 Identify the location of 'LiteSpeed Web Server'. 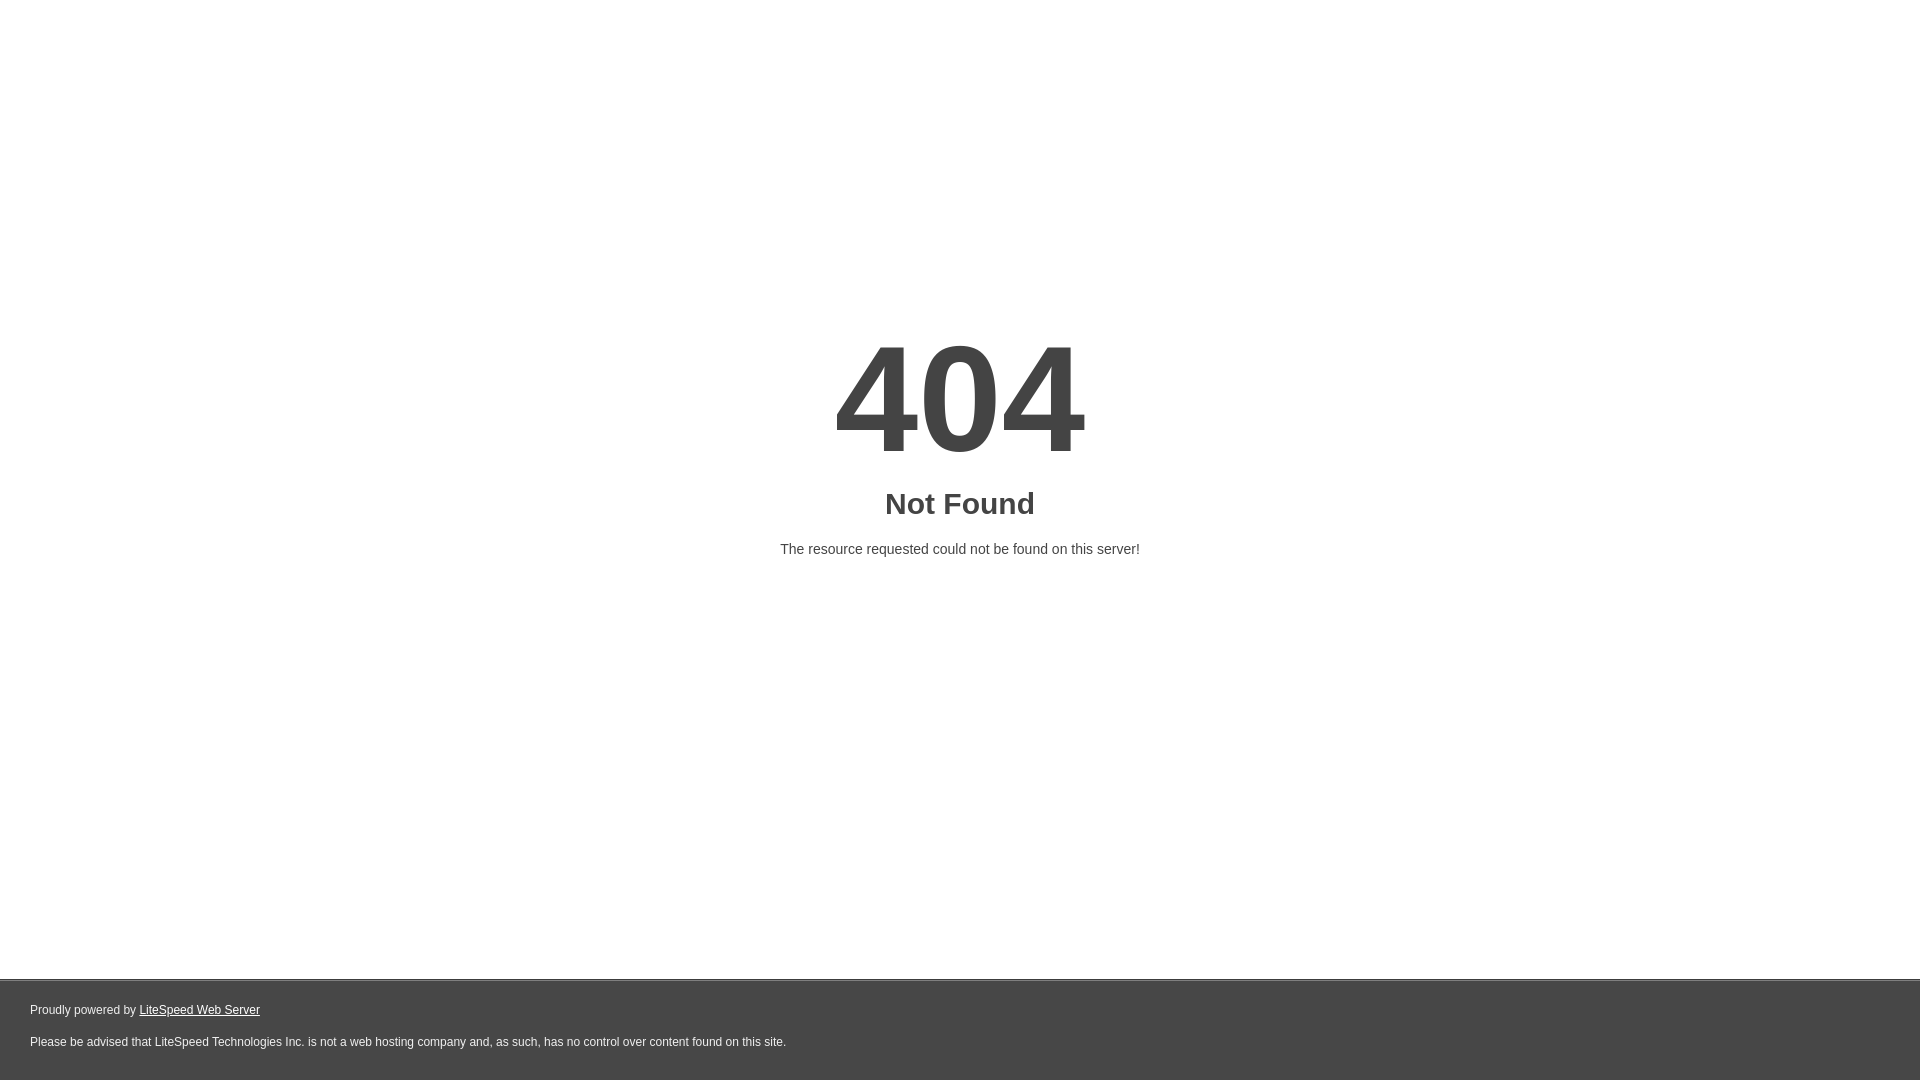
(199, 1010).